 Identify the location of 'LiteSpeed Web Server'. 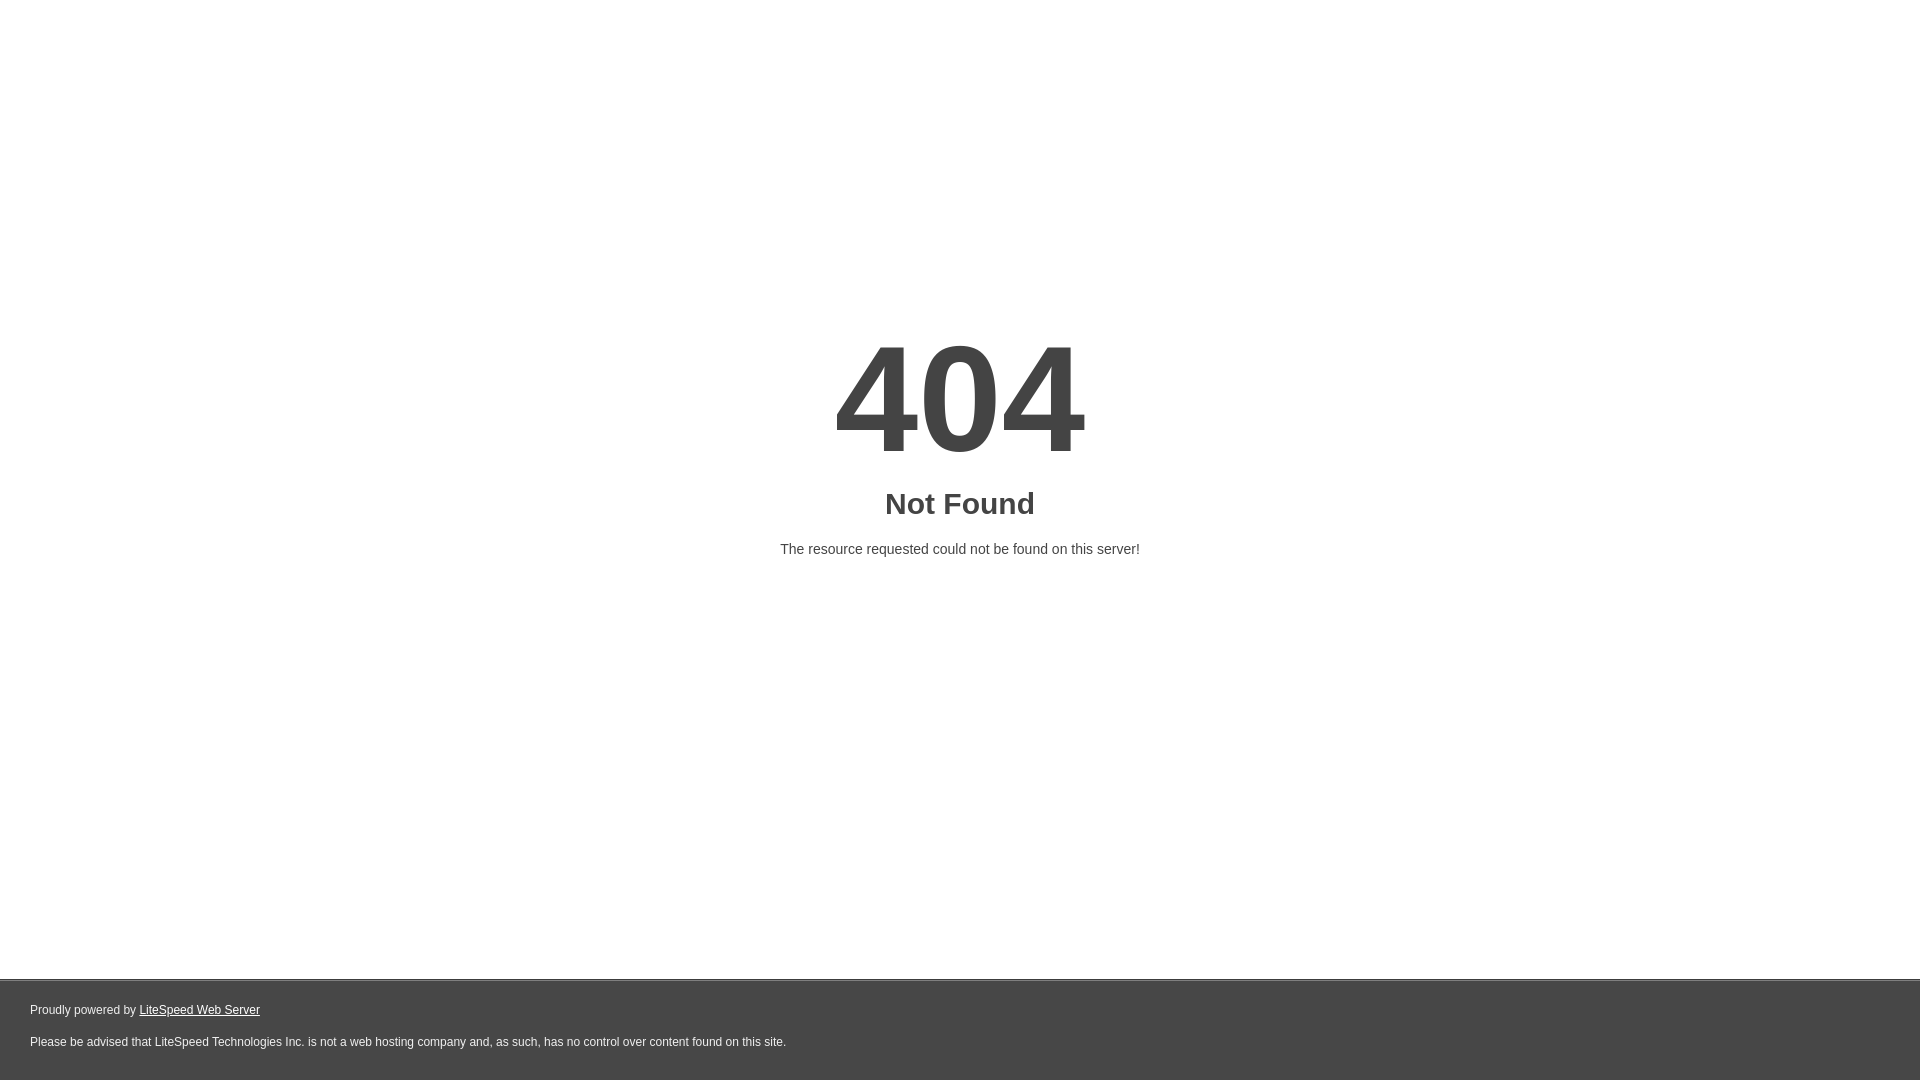
(199, 1010).